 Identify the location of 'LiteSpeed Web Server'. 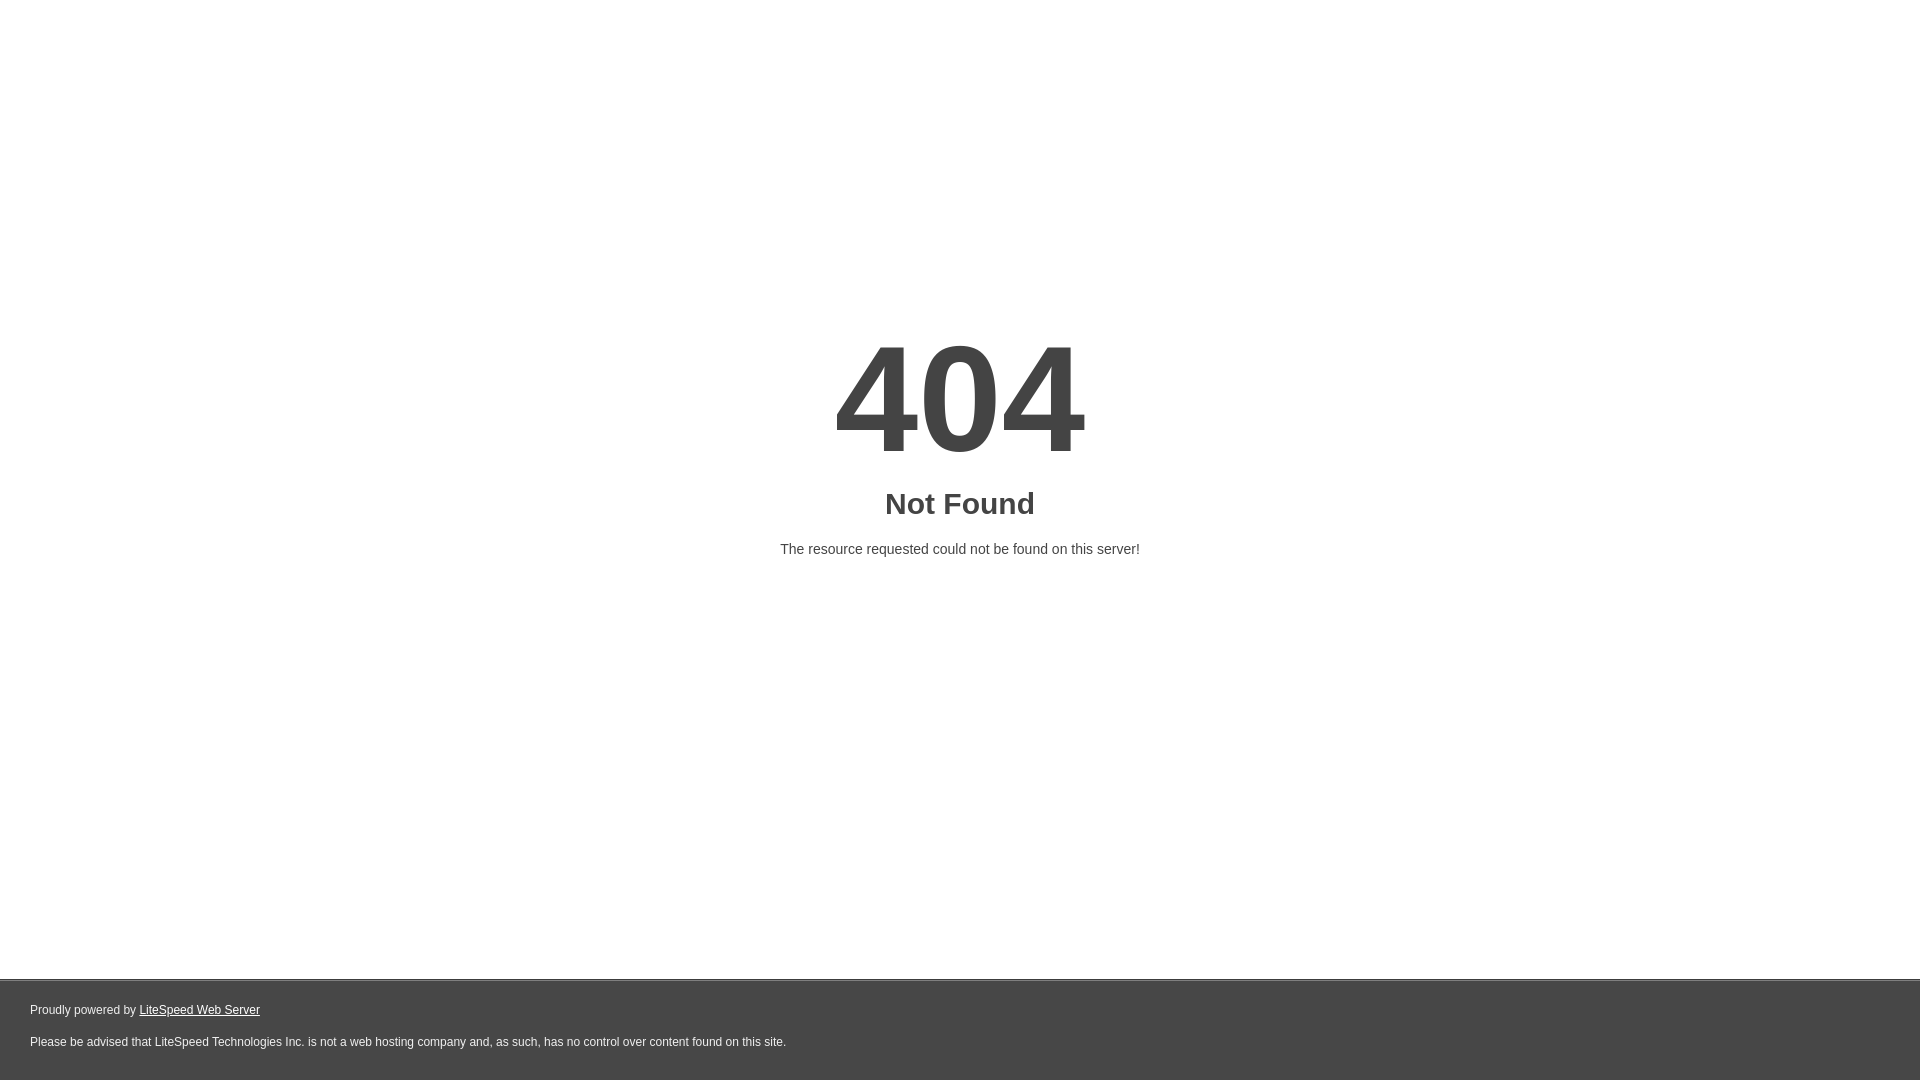
(199, 1010).